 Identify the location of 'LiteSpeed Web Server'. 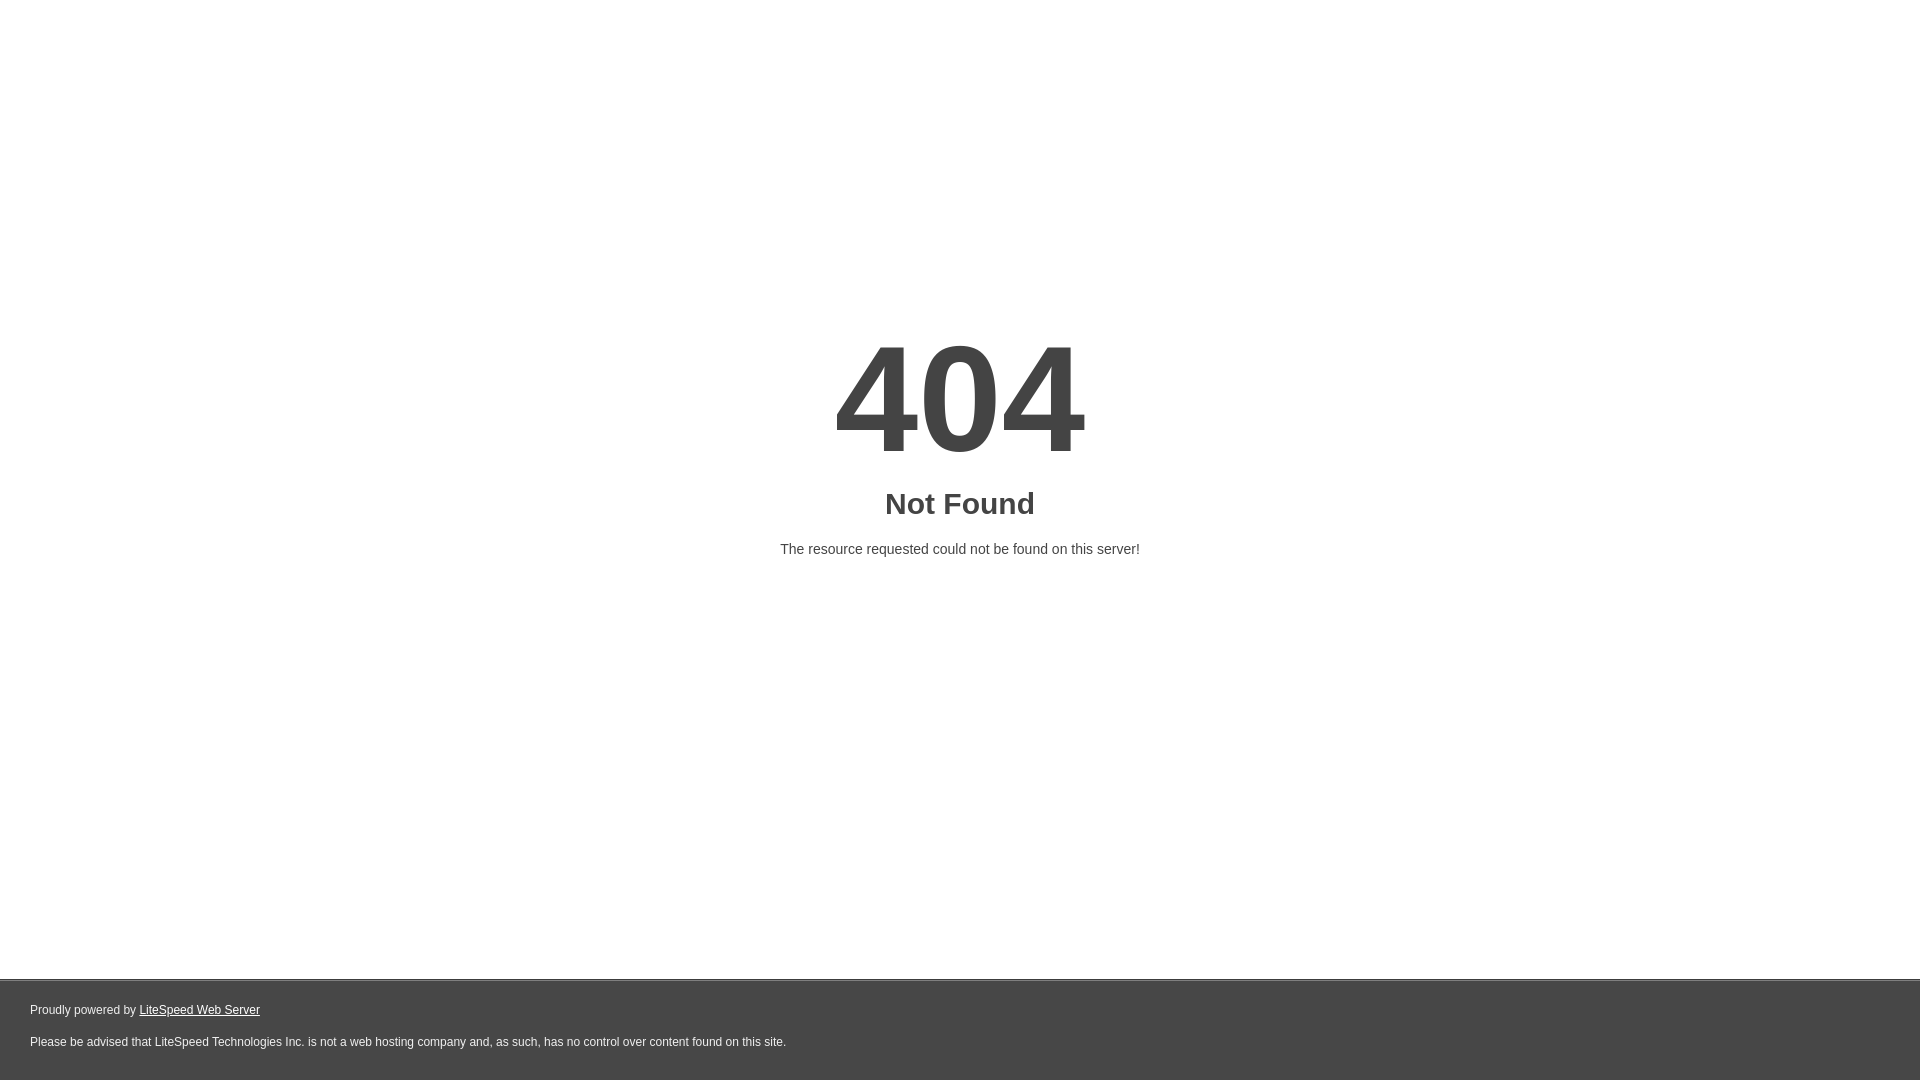
(199, 1010).